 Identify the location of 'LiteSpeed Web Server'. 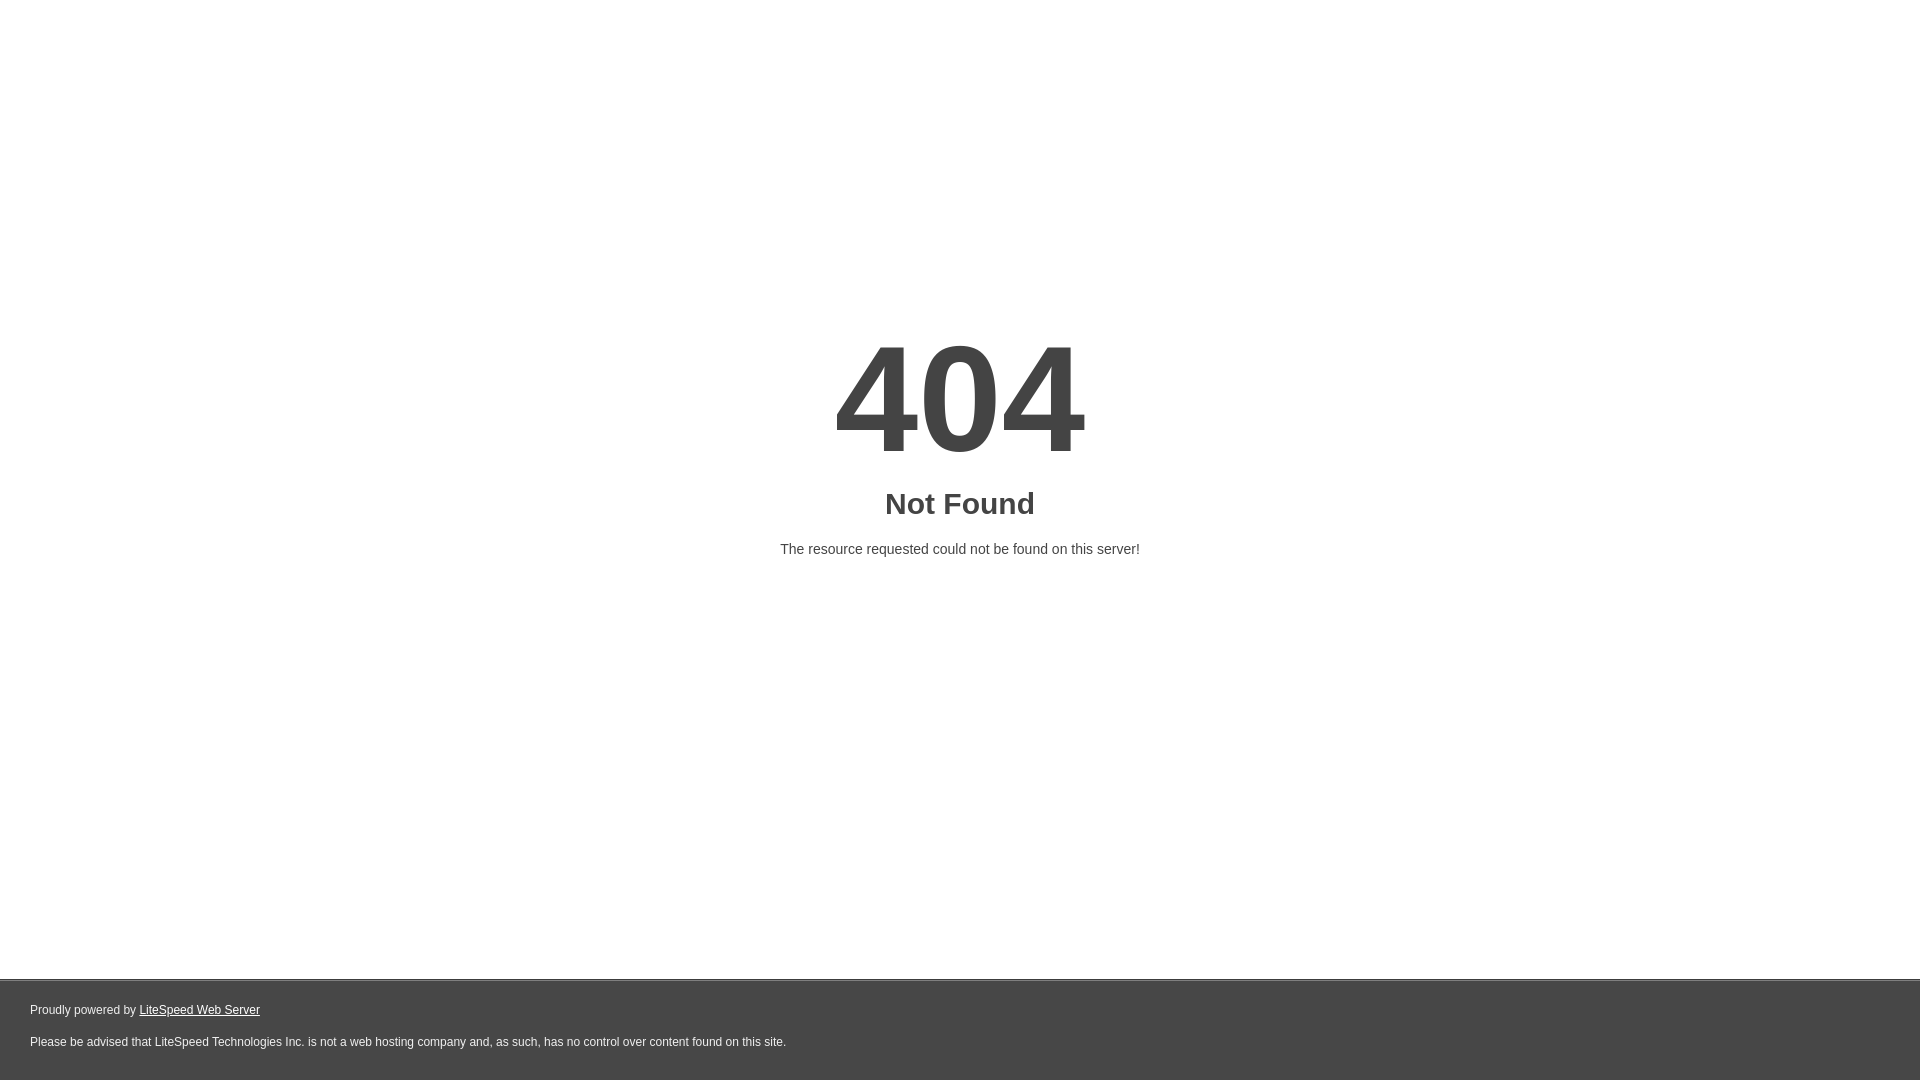
(199, 1010).